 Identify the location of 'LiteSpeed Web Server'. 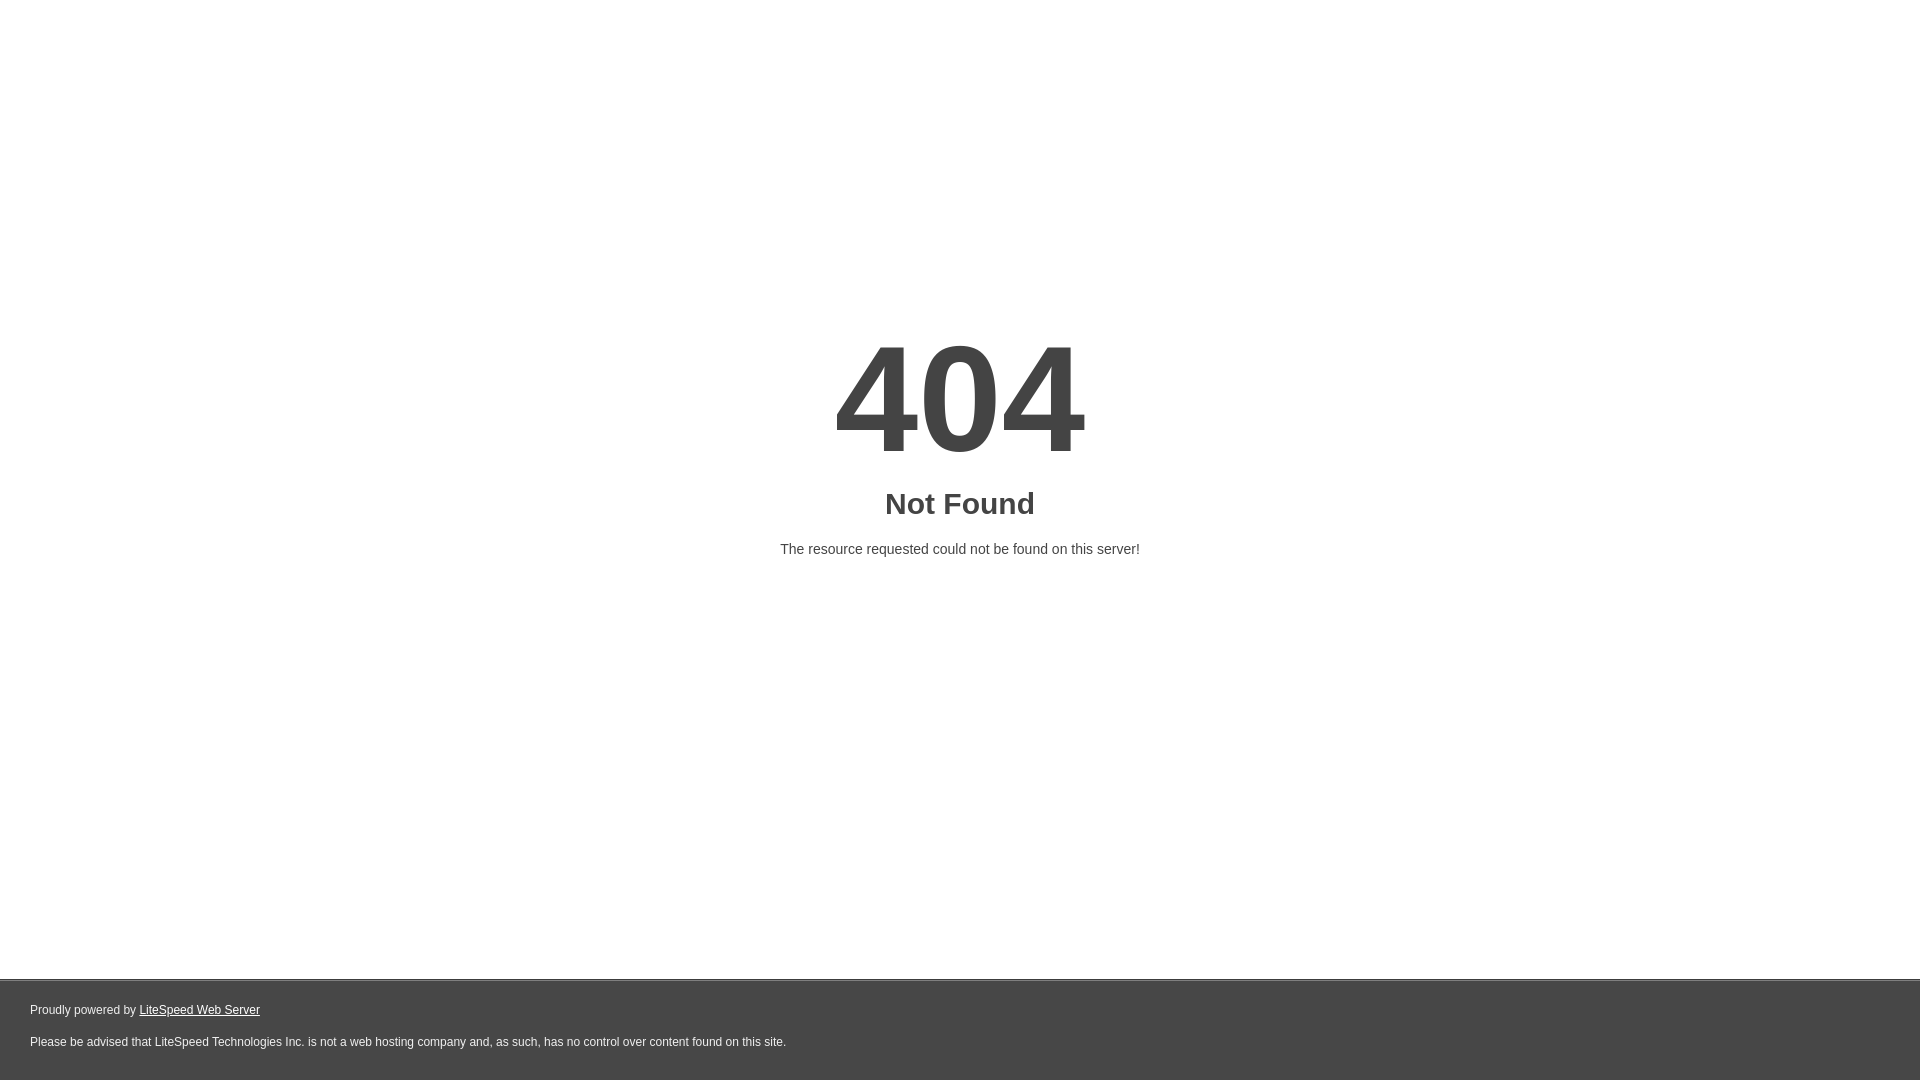
(199, 1010).